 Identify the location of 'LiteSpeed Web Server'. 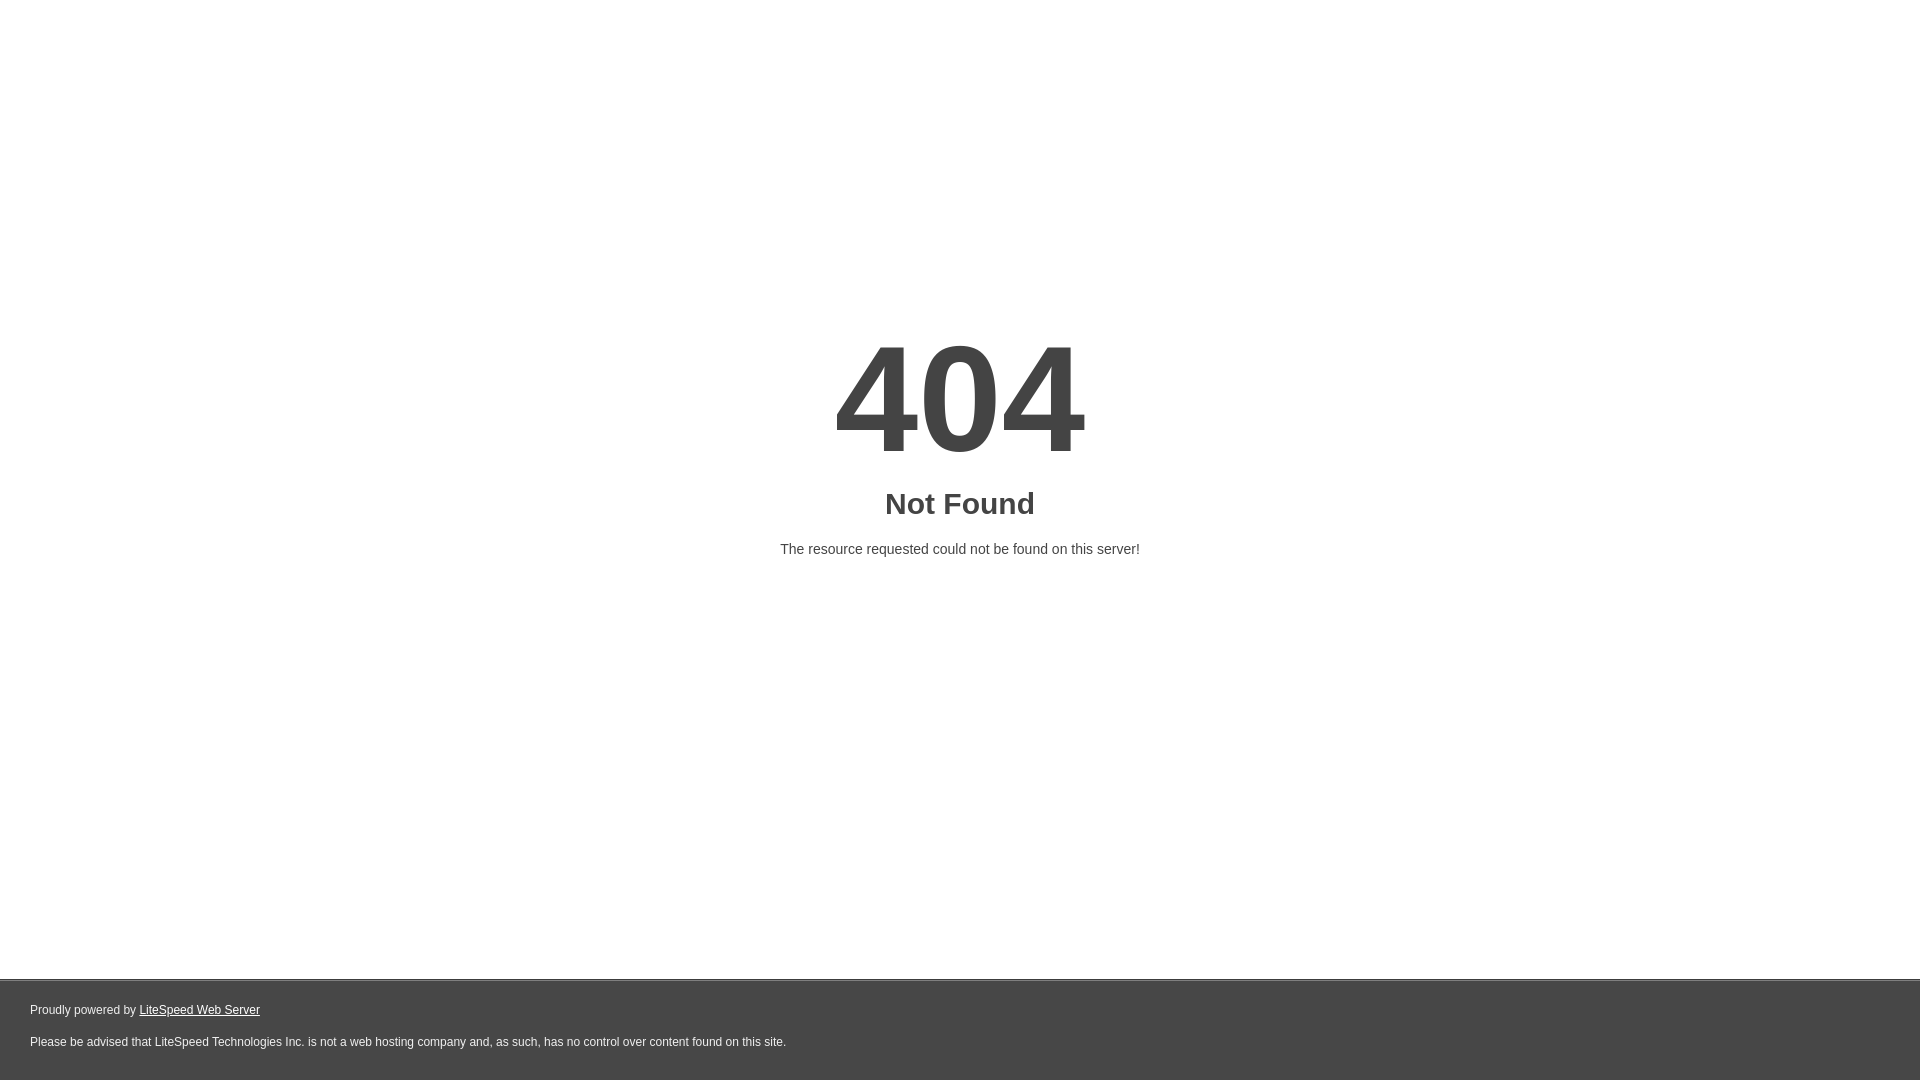
(199, 1010).